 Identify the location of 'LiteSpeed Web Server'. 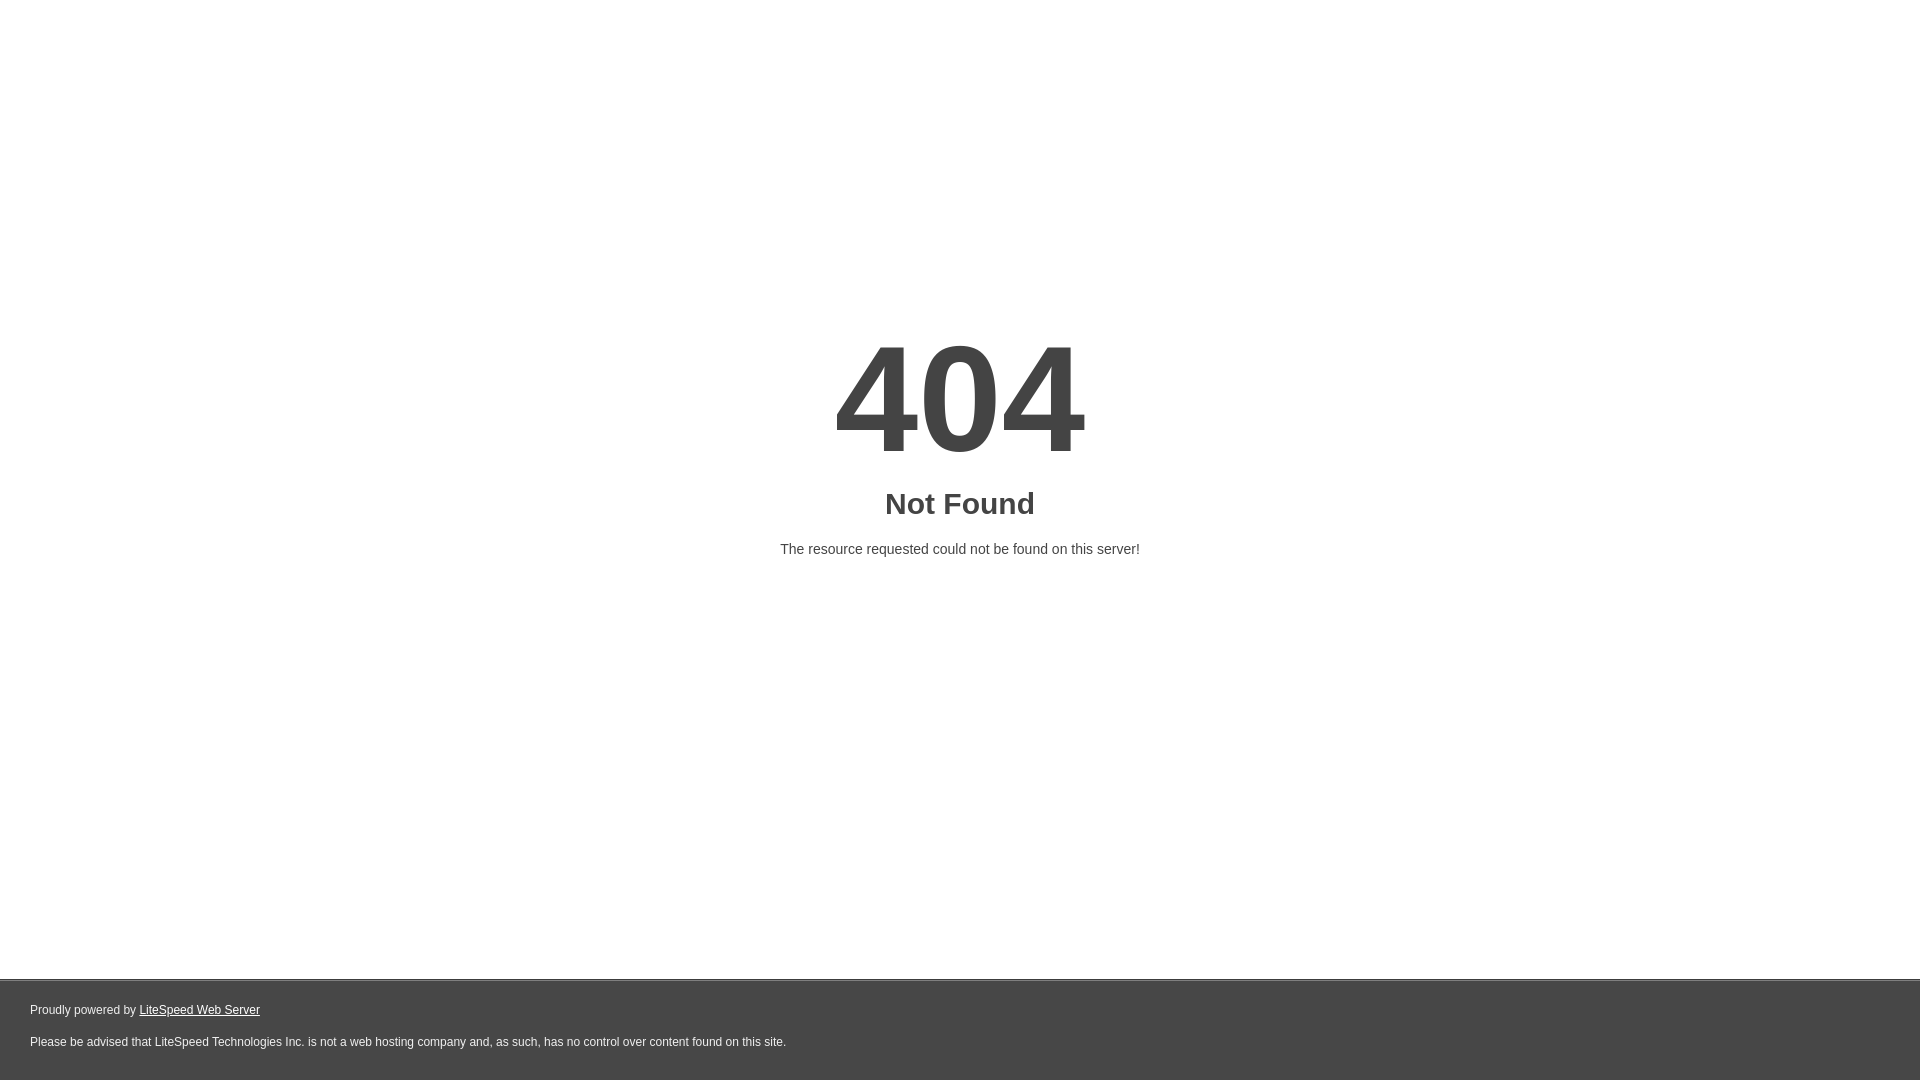
(199, 1010).